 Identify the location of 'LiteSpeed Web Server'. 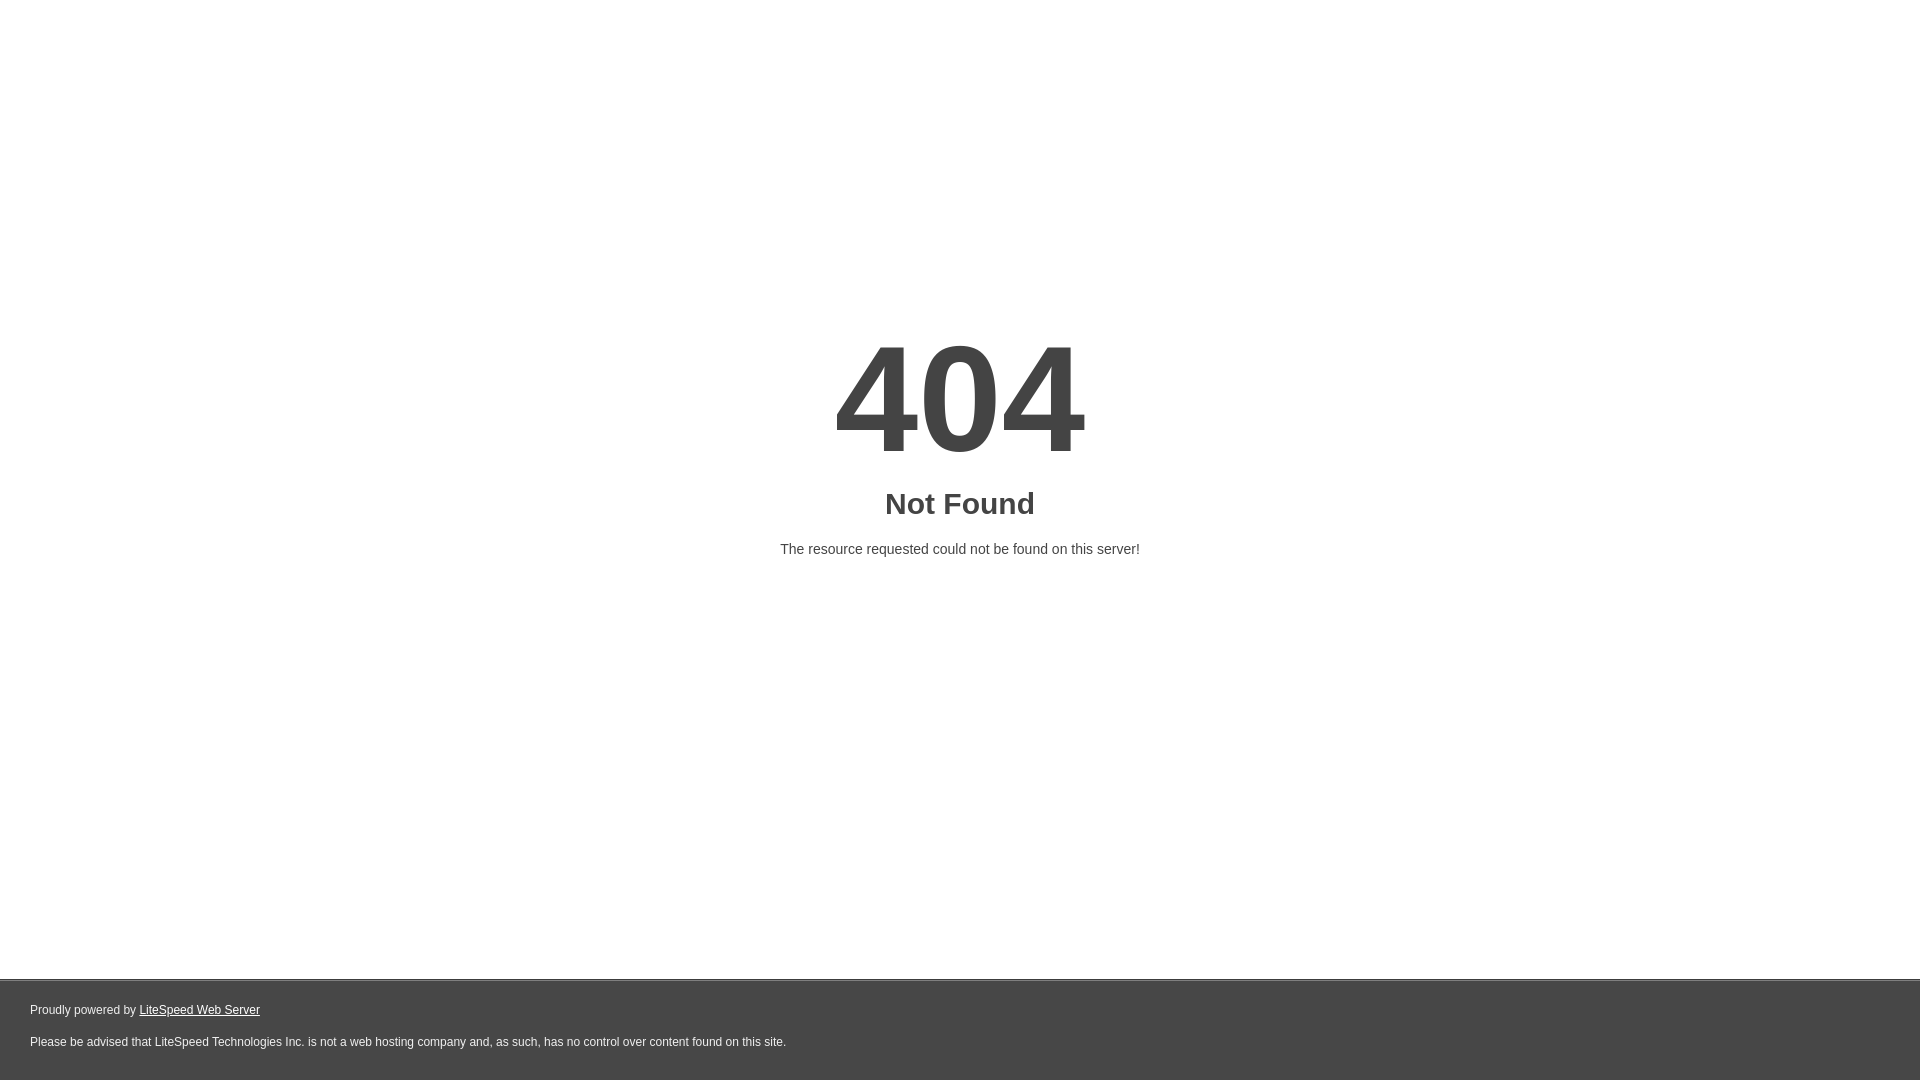
(199, 1010).